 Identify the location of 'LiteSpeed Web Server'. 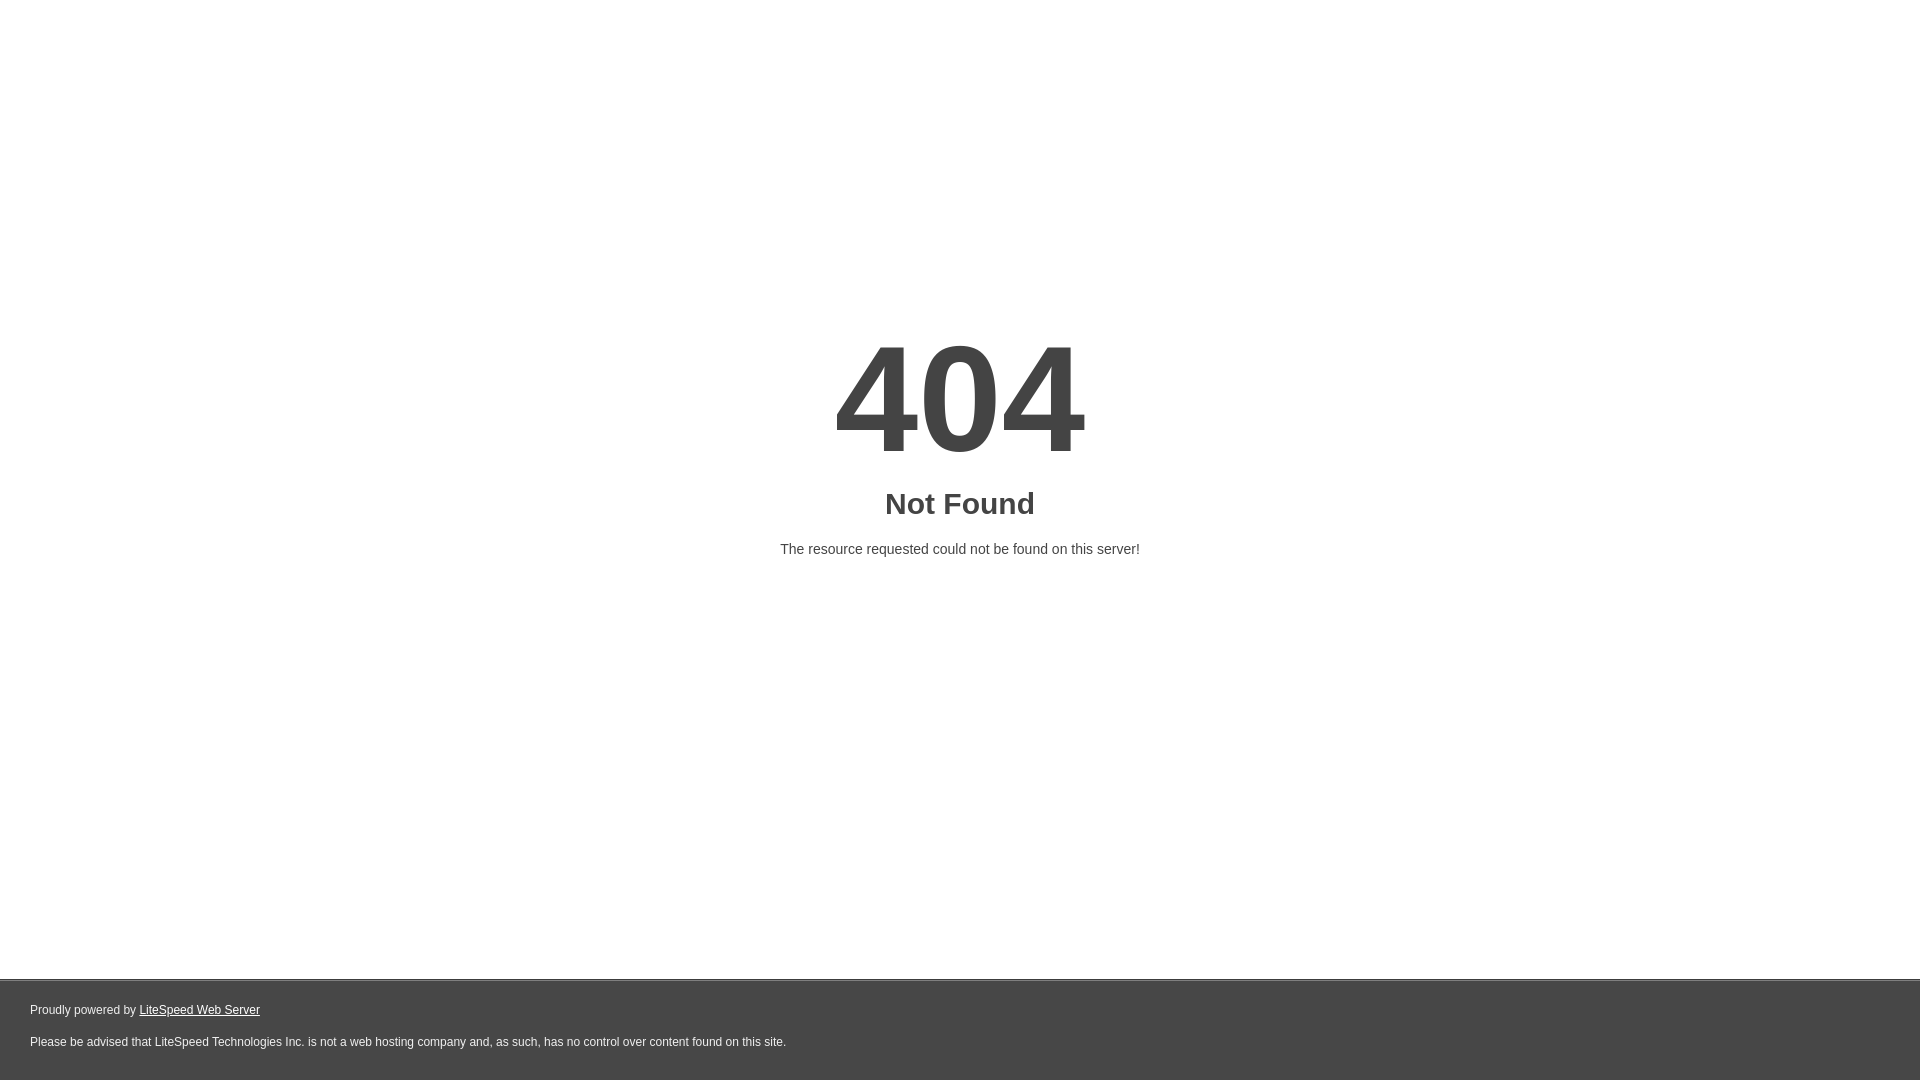
(199, 1010).